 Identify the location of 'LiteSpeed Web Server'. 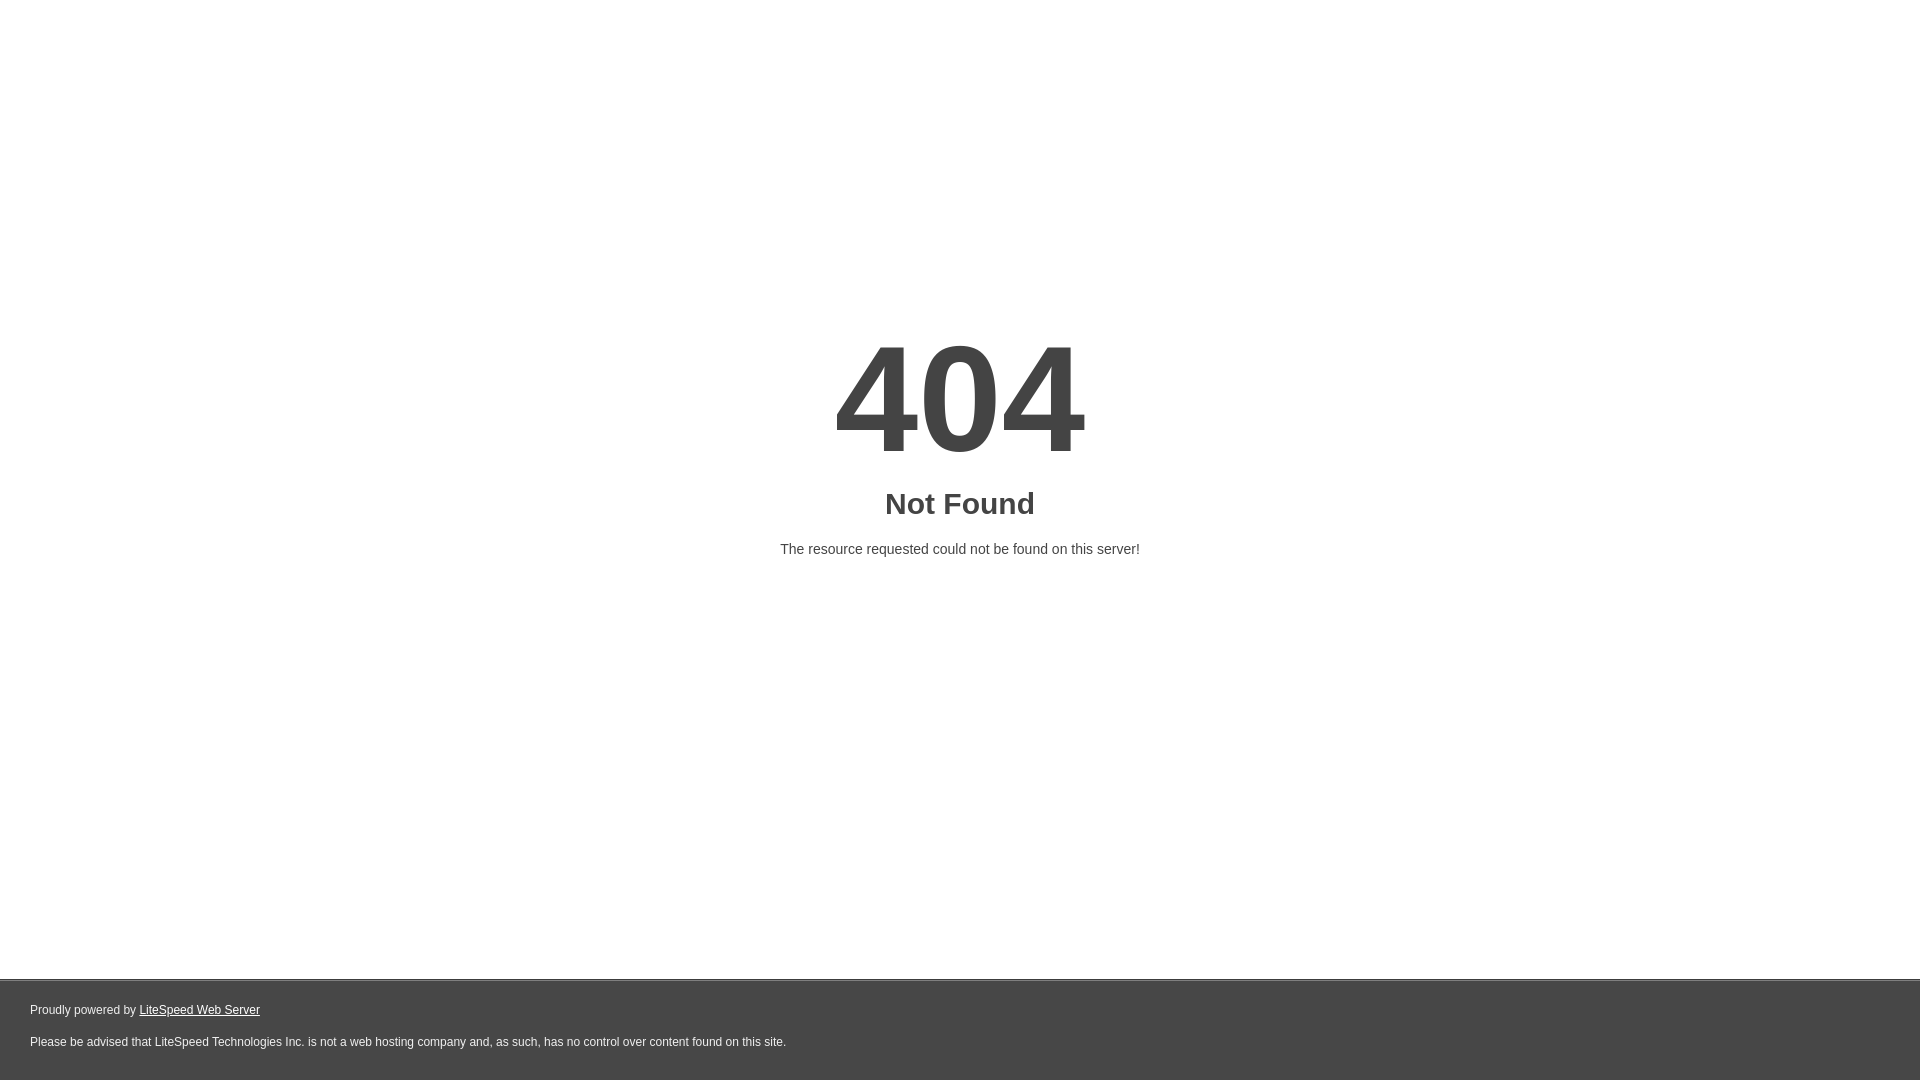
(199, 1010).